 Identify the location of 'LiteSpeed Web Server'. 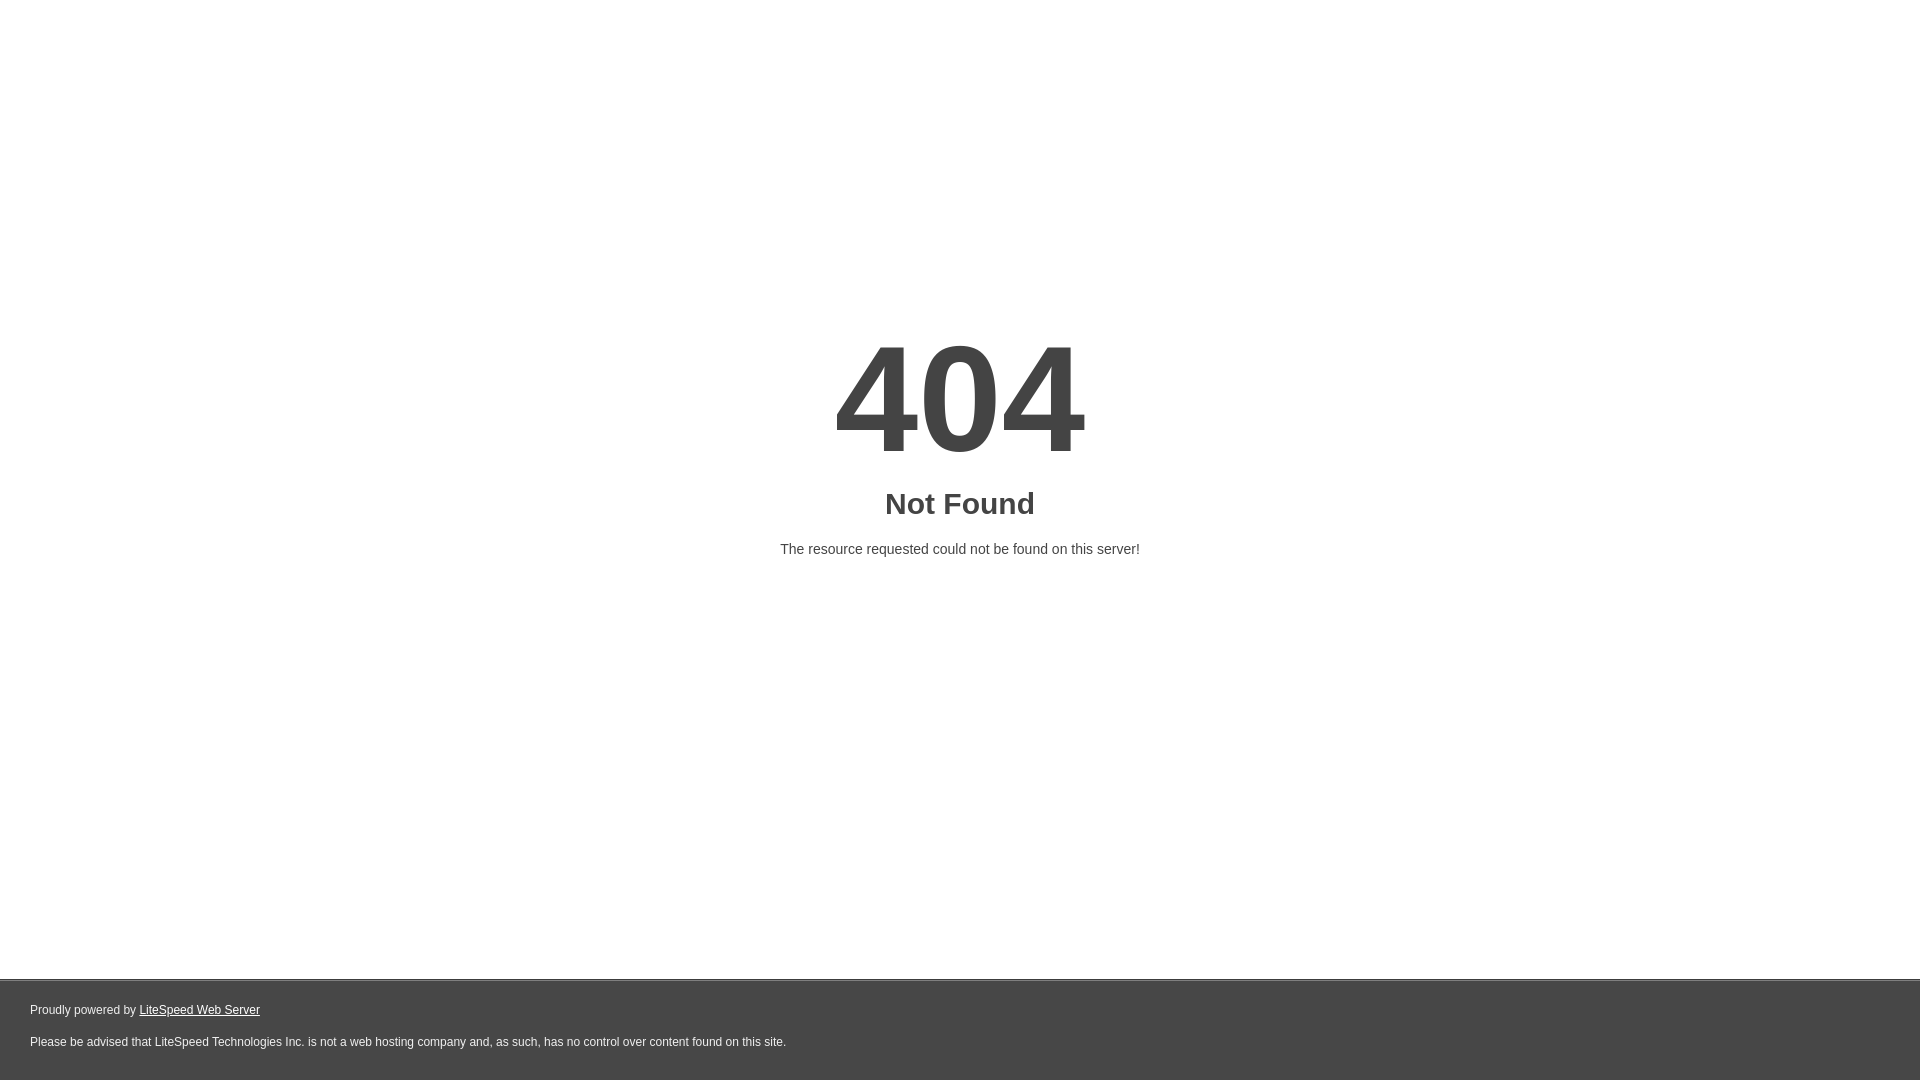
(199, 1010).